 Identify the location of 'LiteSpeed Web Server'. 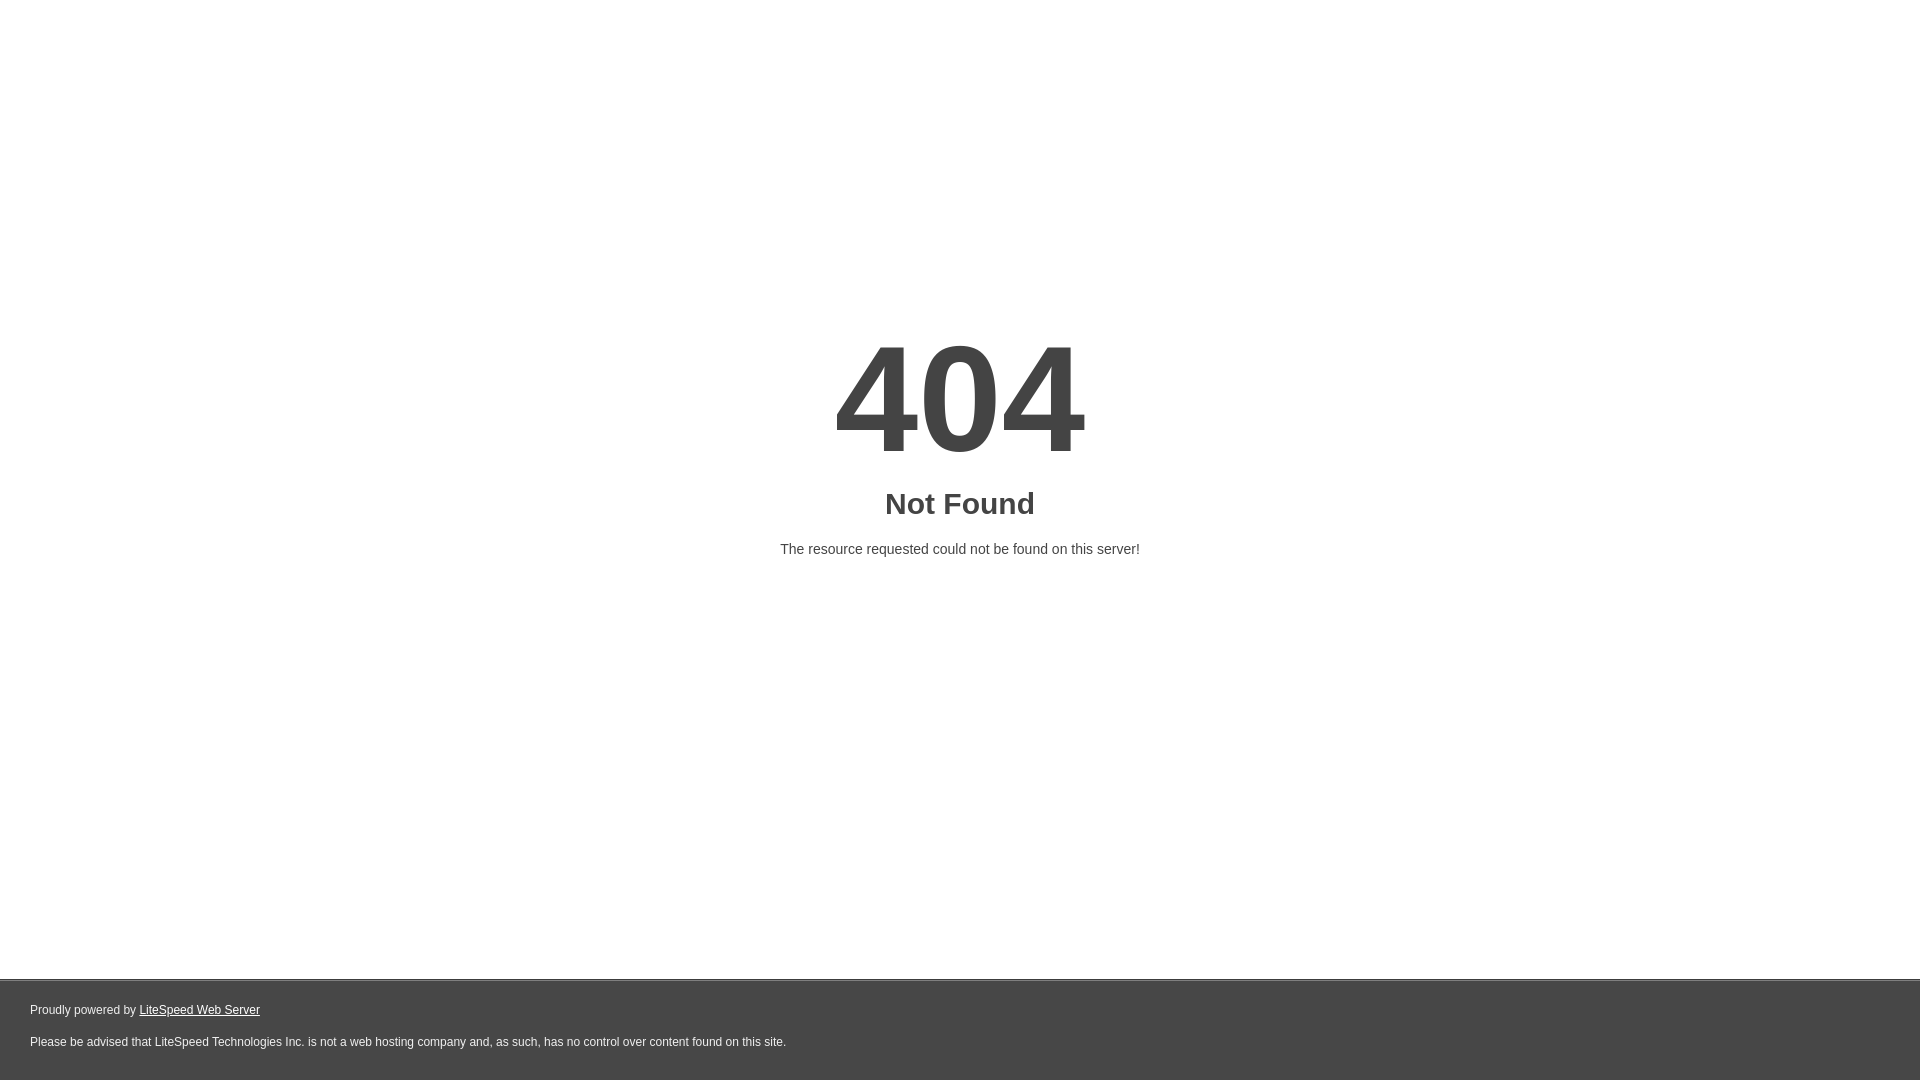
(199, 1010).